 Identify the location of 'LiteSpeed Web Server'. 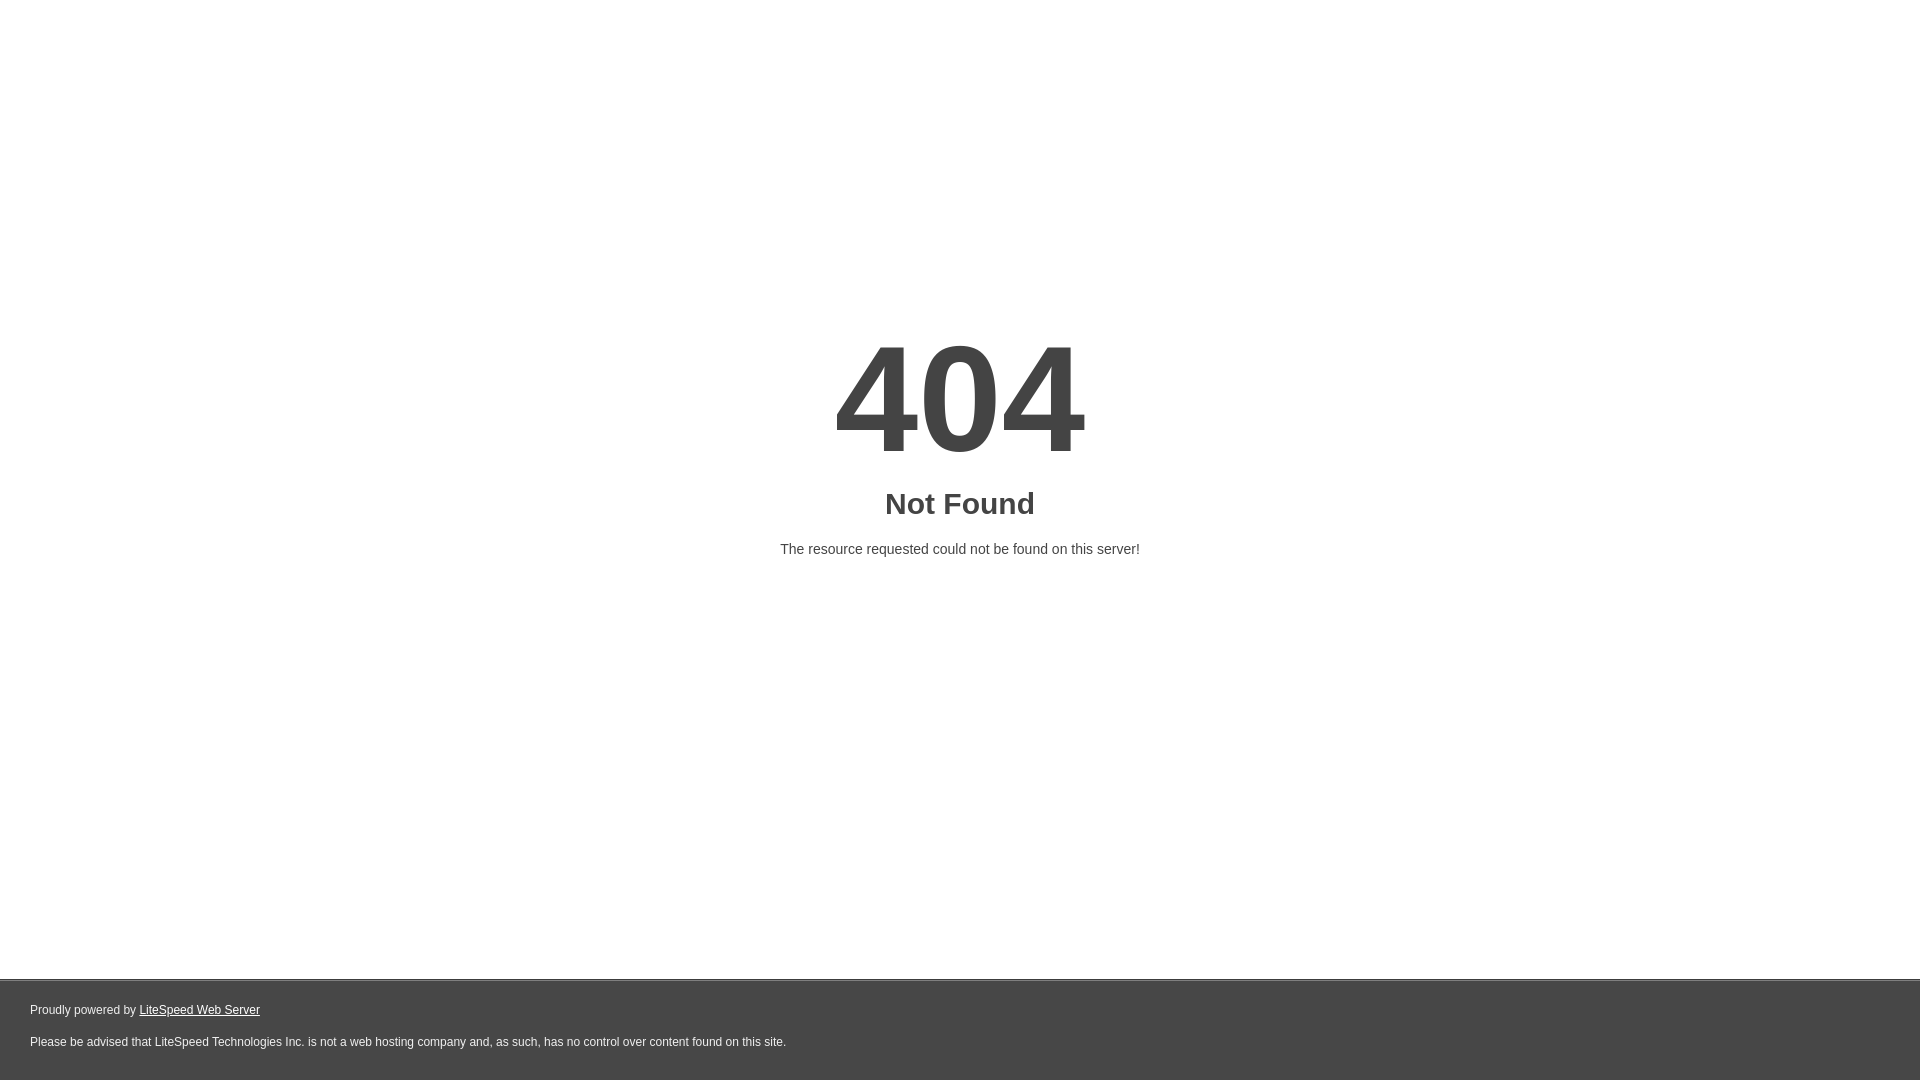
(199, 1010).